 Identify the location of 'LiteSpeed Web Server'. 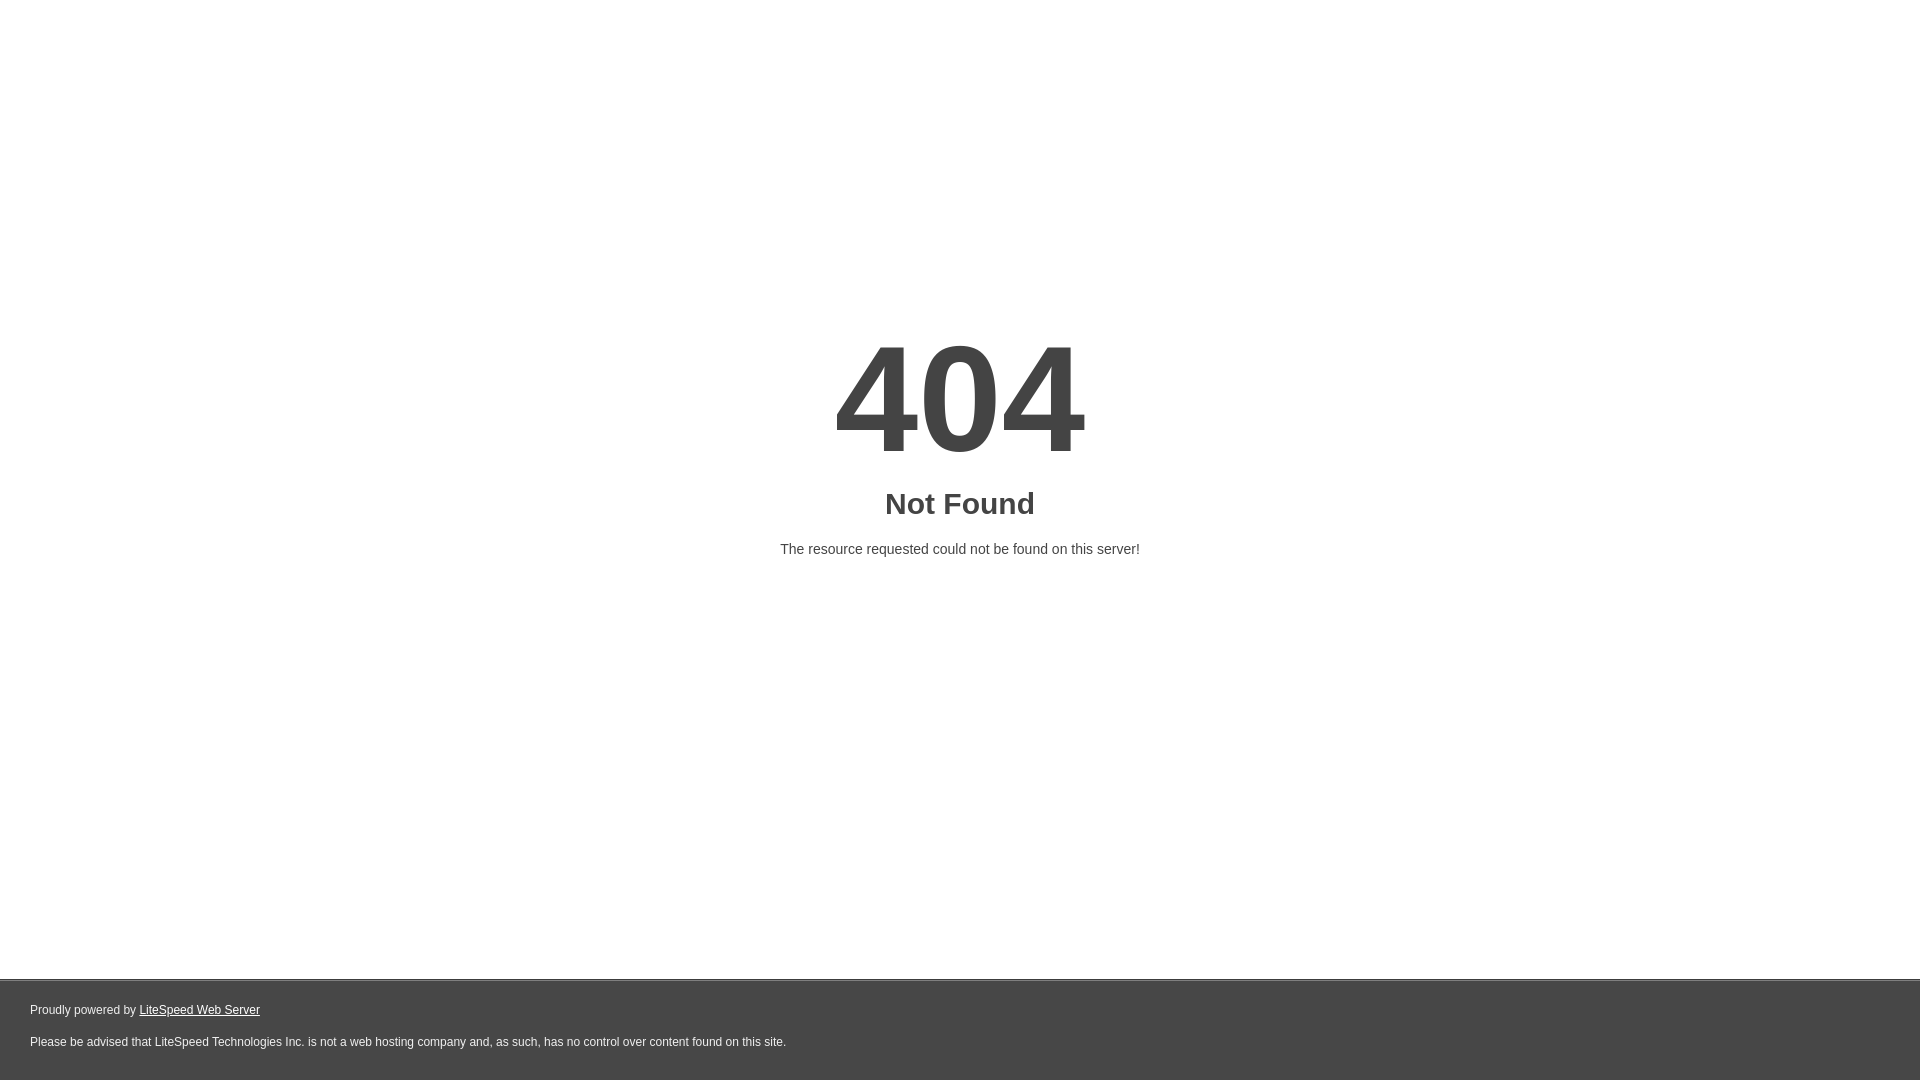
(199, 1010).